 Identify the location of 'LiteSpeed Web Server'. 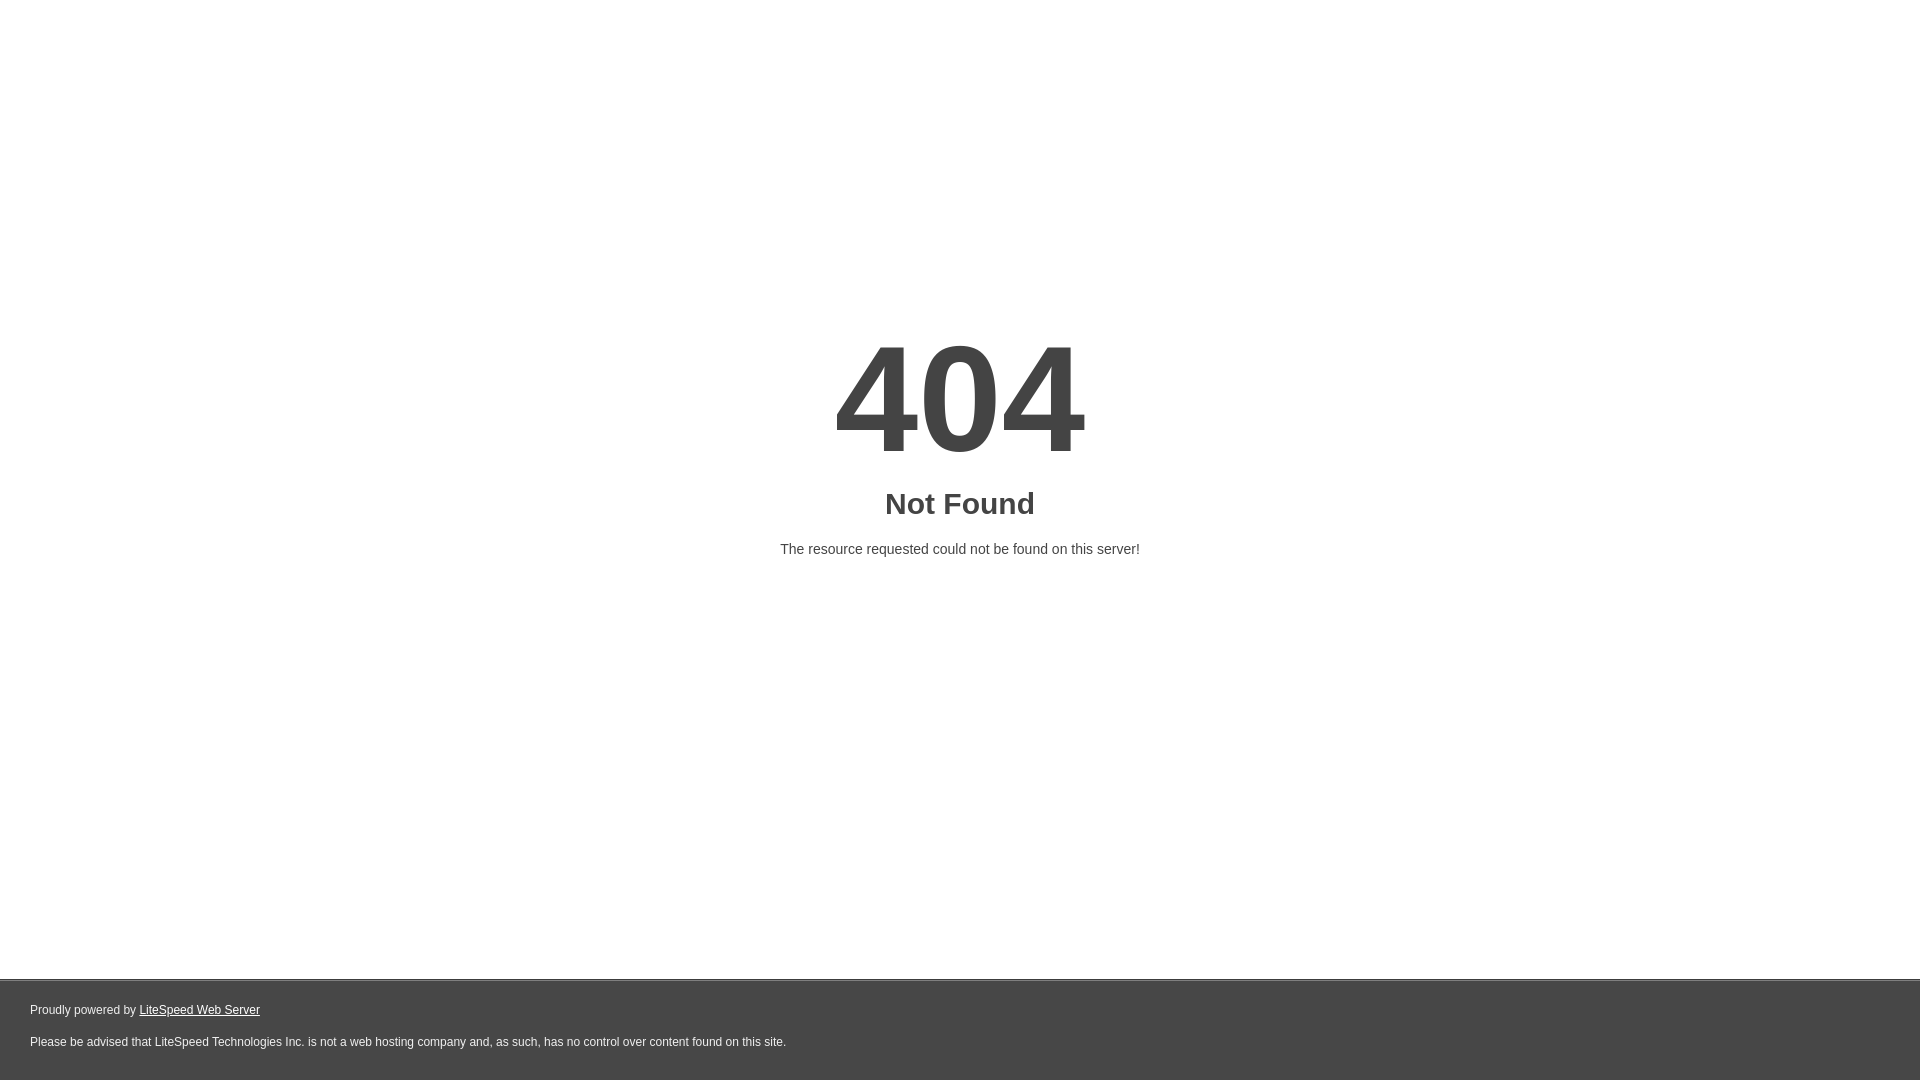
(199, 1010).